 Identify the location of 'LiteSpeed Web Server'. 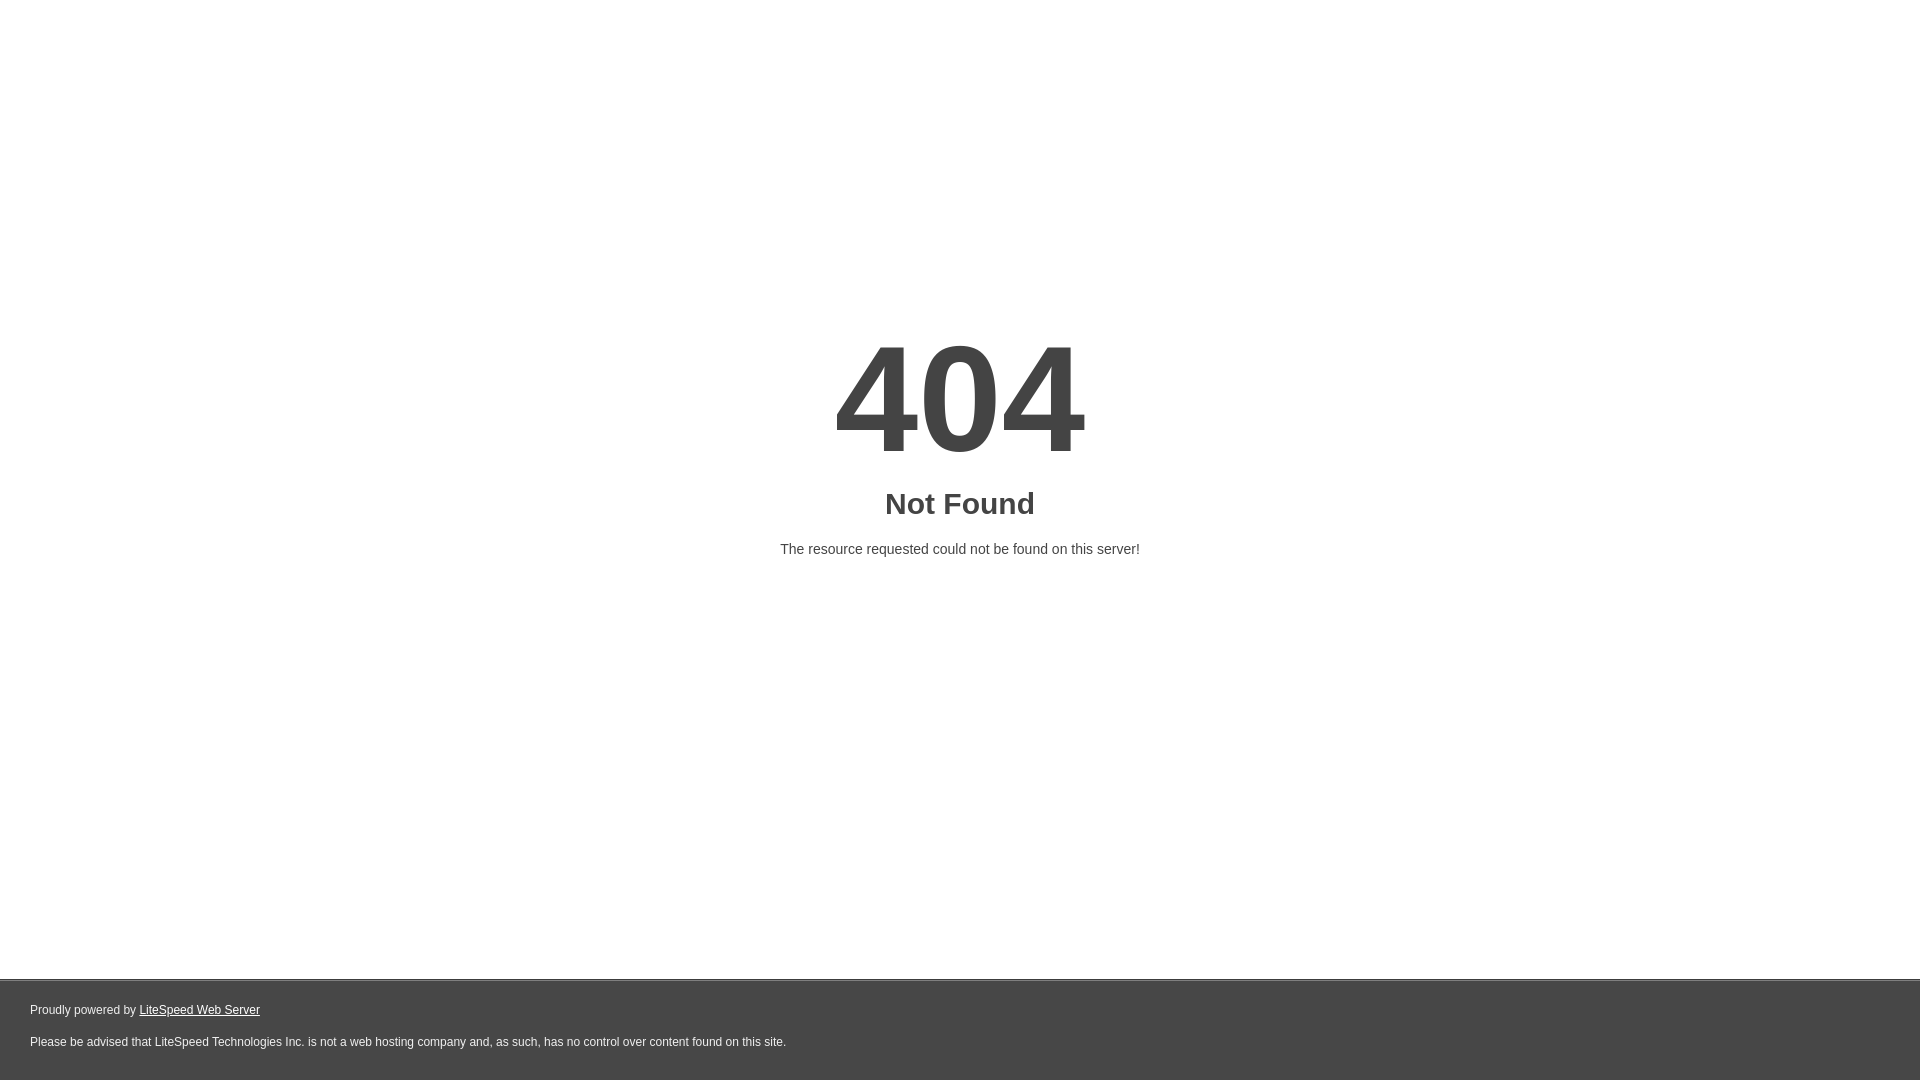
(199, 1010).